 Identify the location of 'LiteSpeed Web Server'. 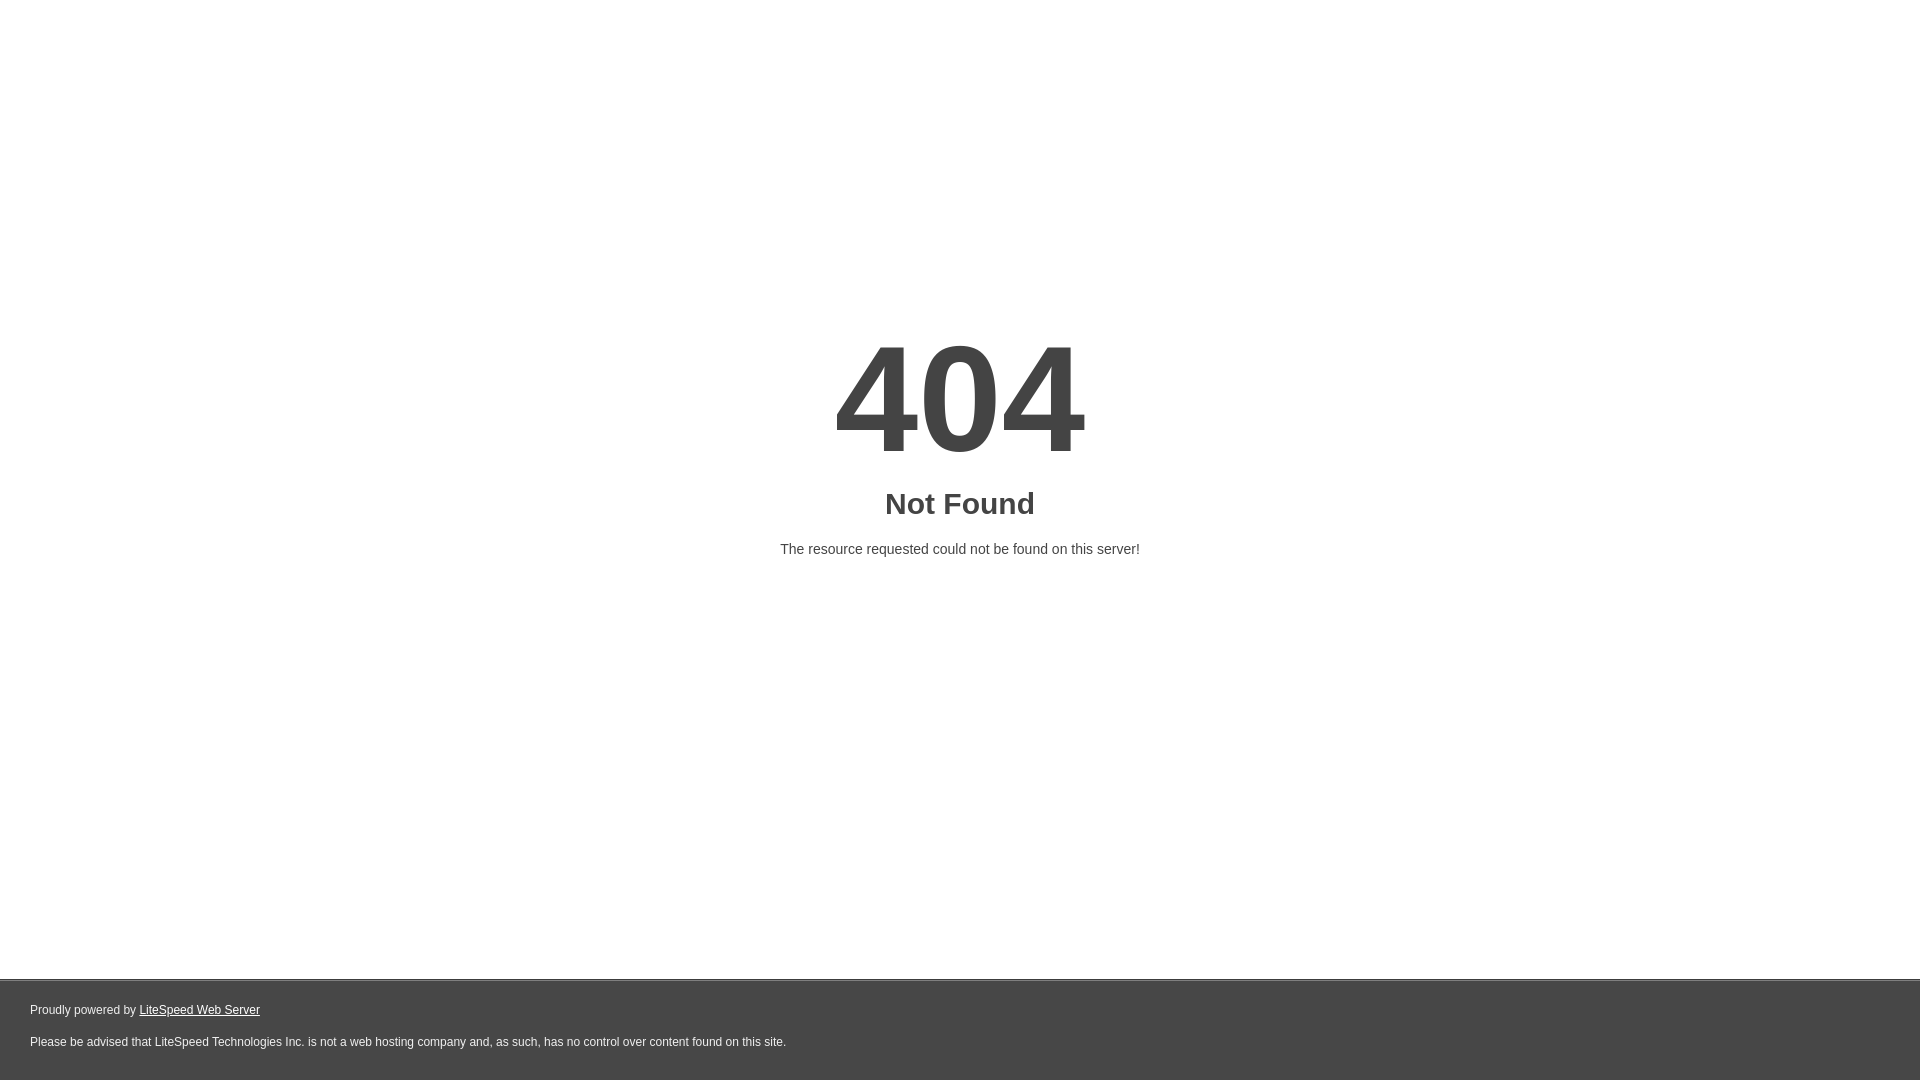
(199, 1010).